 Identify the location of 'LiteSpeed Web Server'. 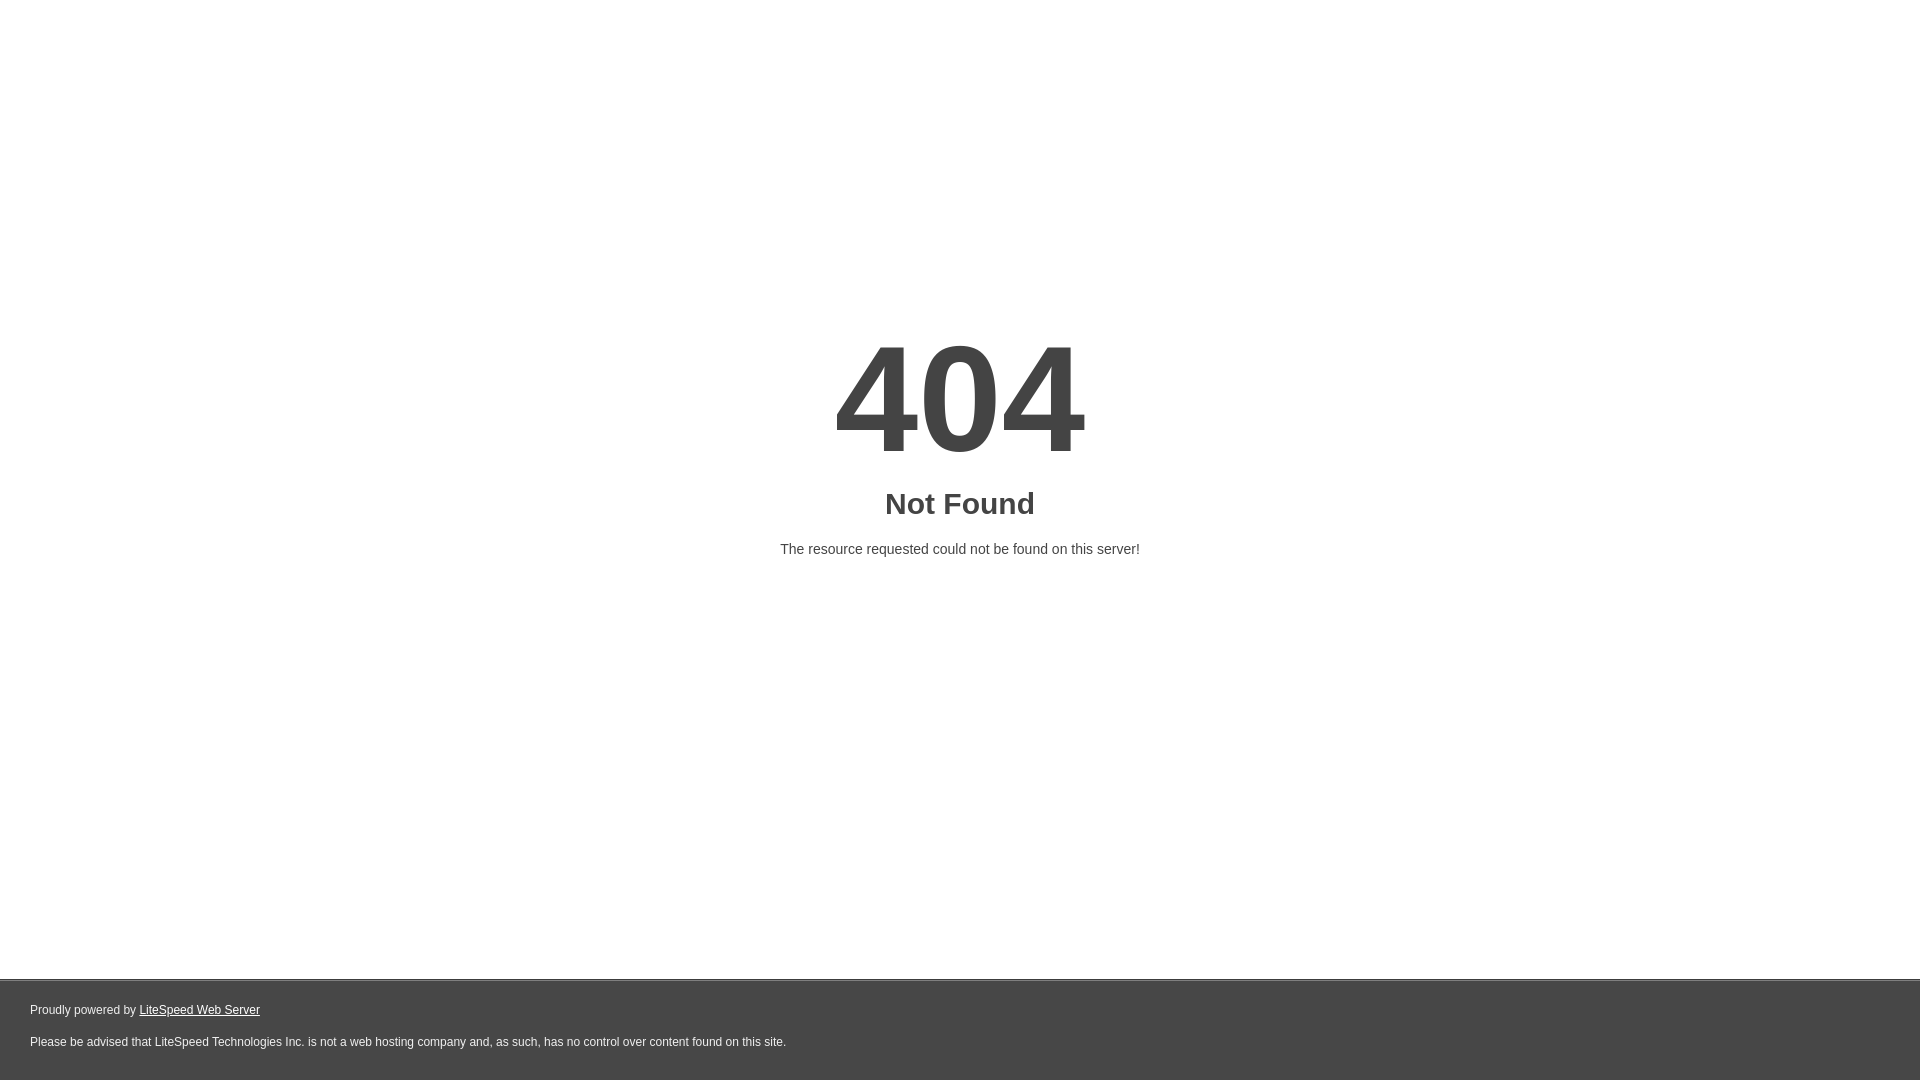
(199, 1010).